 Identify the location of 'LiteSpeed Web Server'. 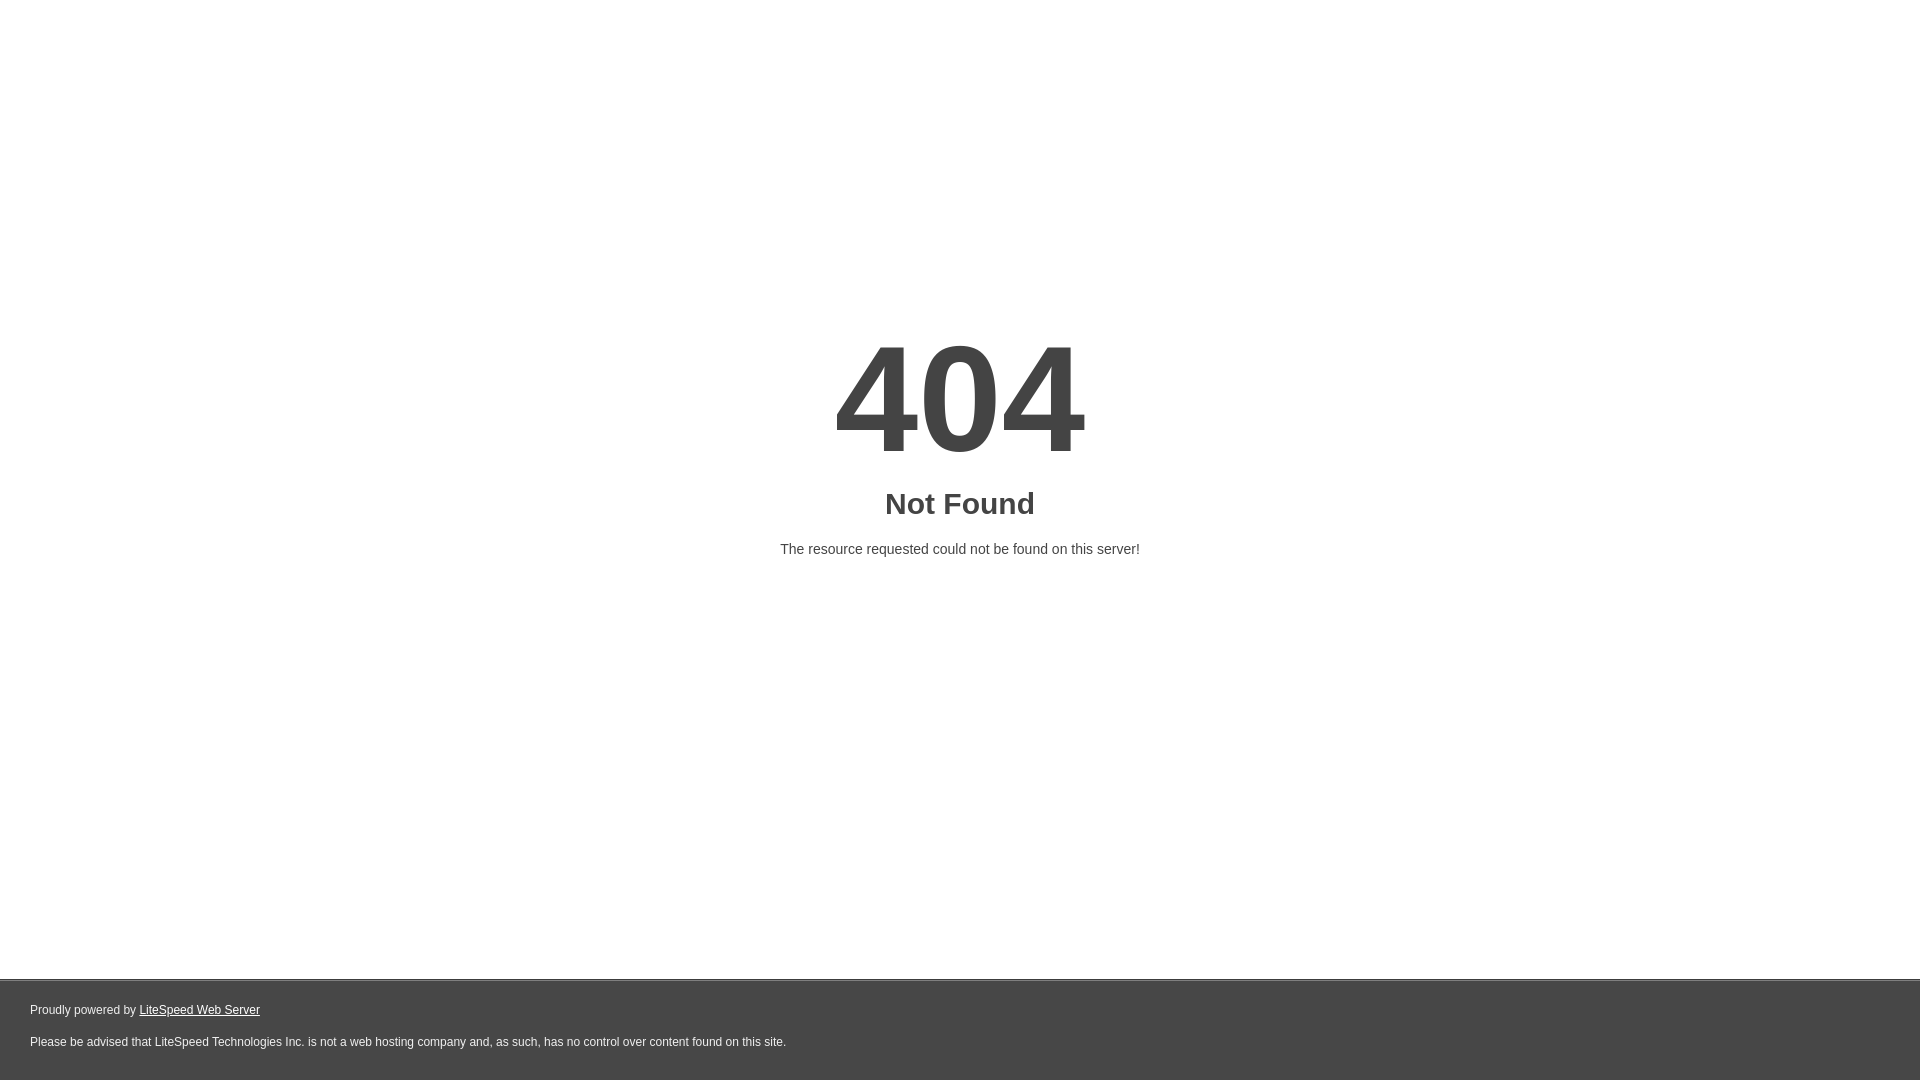
(199, 1010).